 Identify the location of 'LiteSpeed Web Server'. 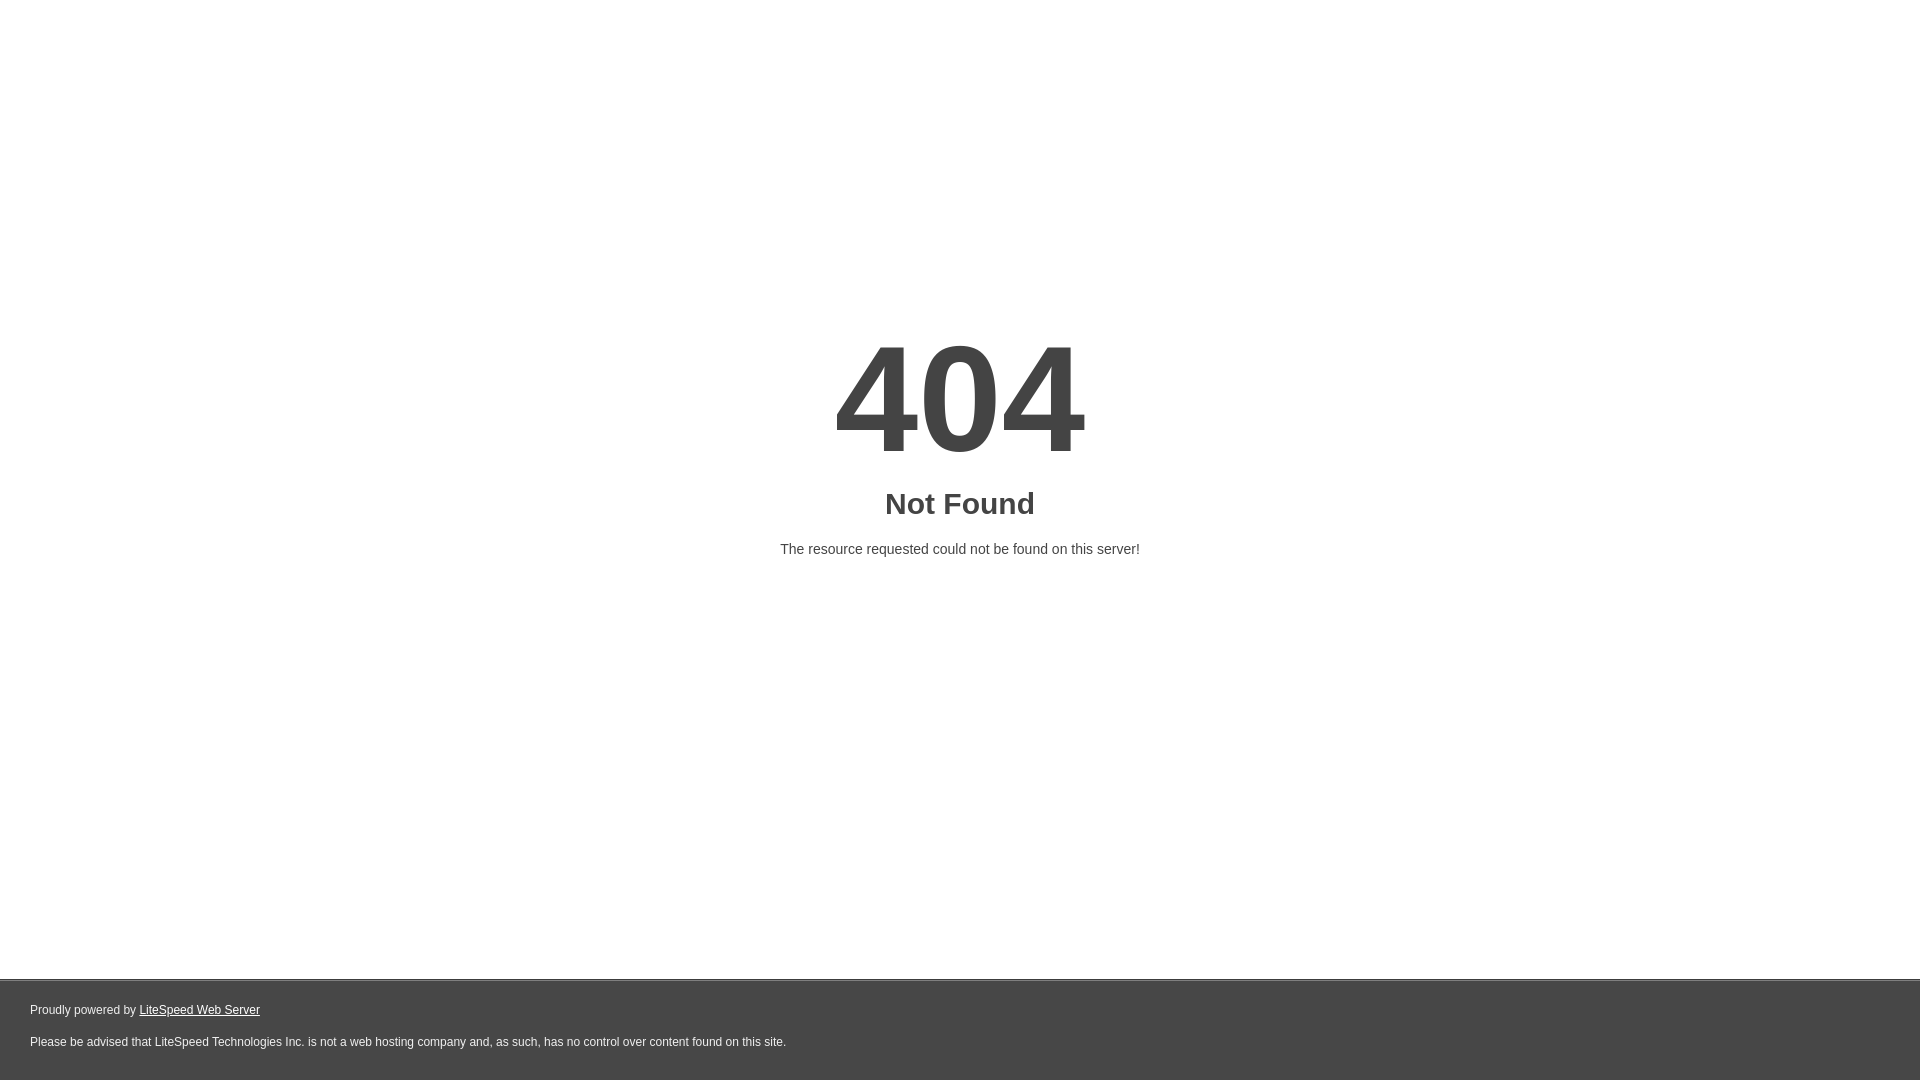
(199, 1010).